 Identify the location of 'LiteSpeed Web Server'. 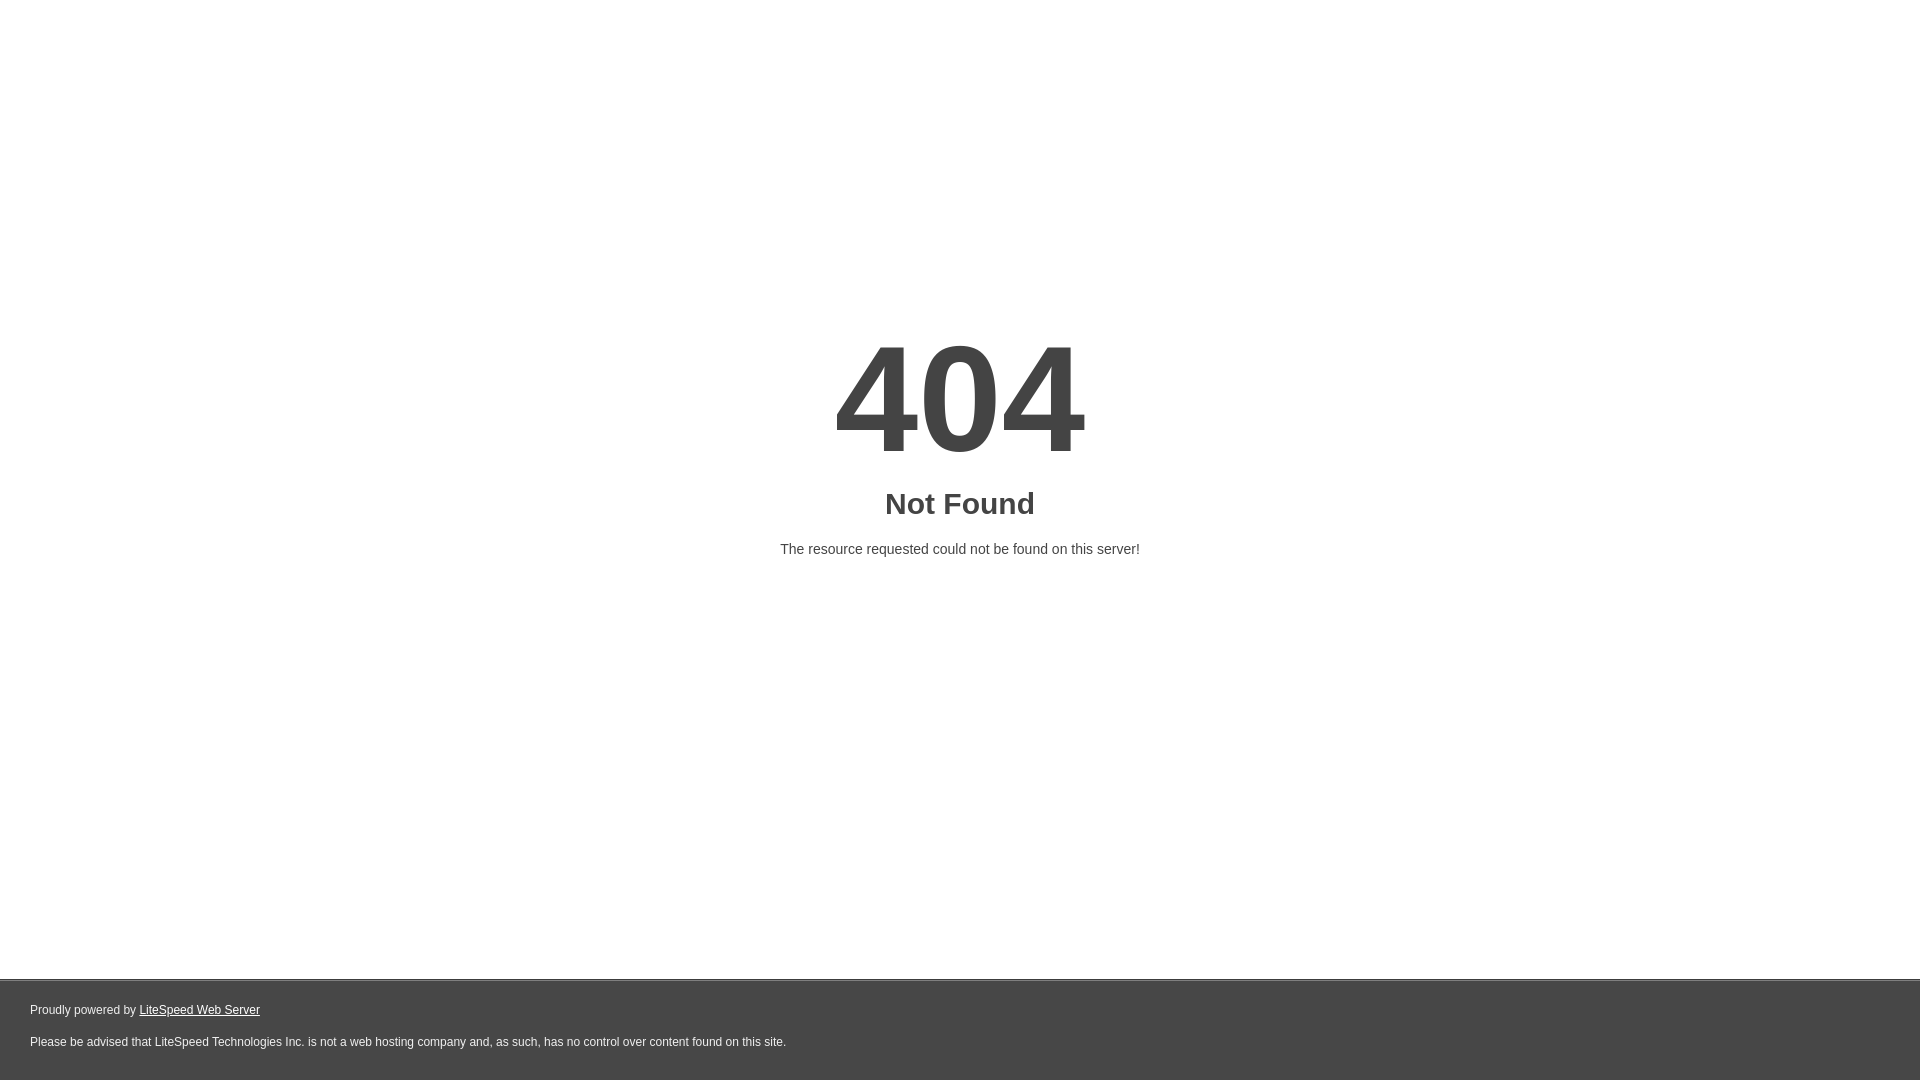
(199, 1010).